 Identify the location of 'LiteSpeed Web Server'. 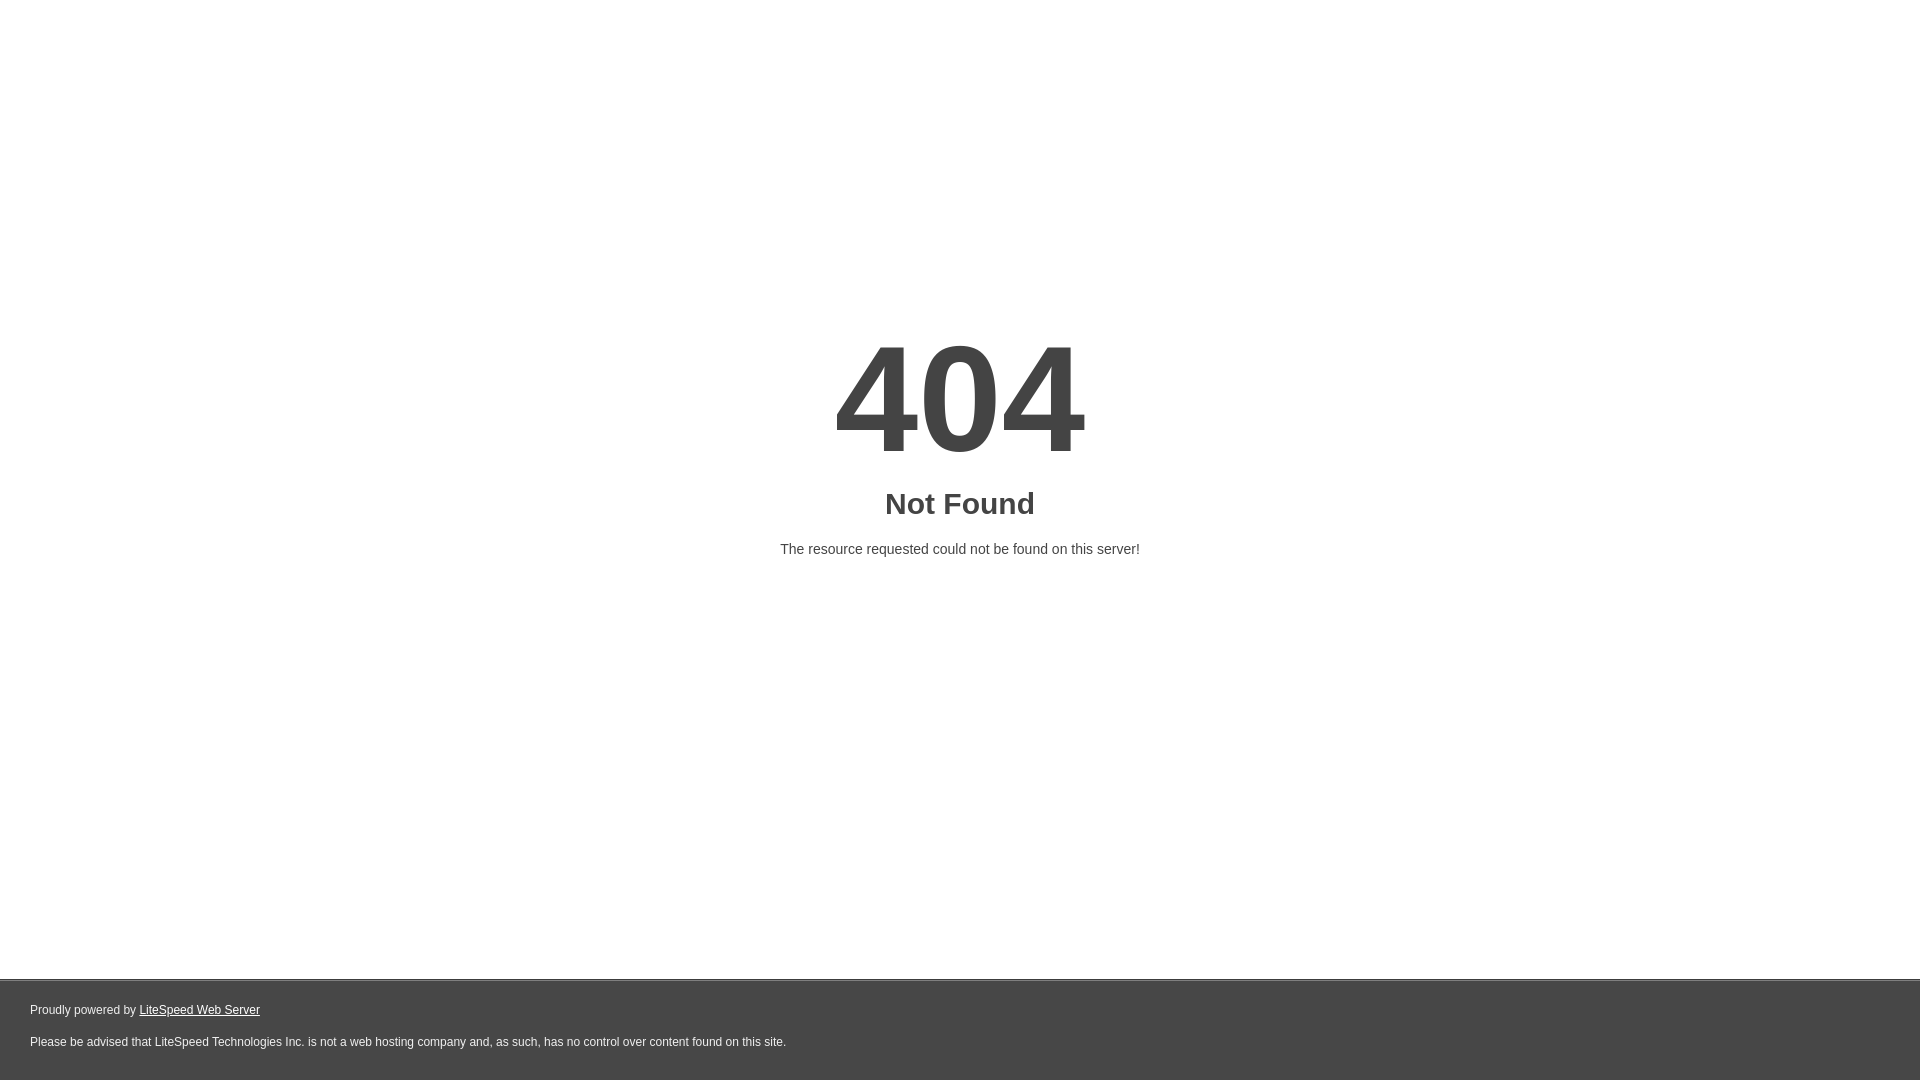
(199, 1010).